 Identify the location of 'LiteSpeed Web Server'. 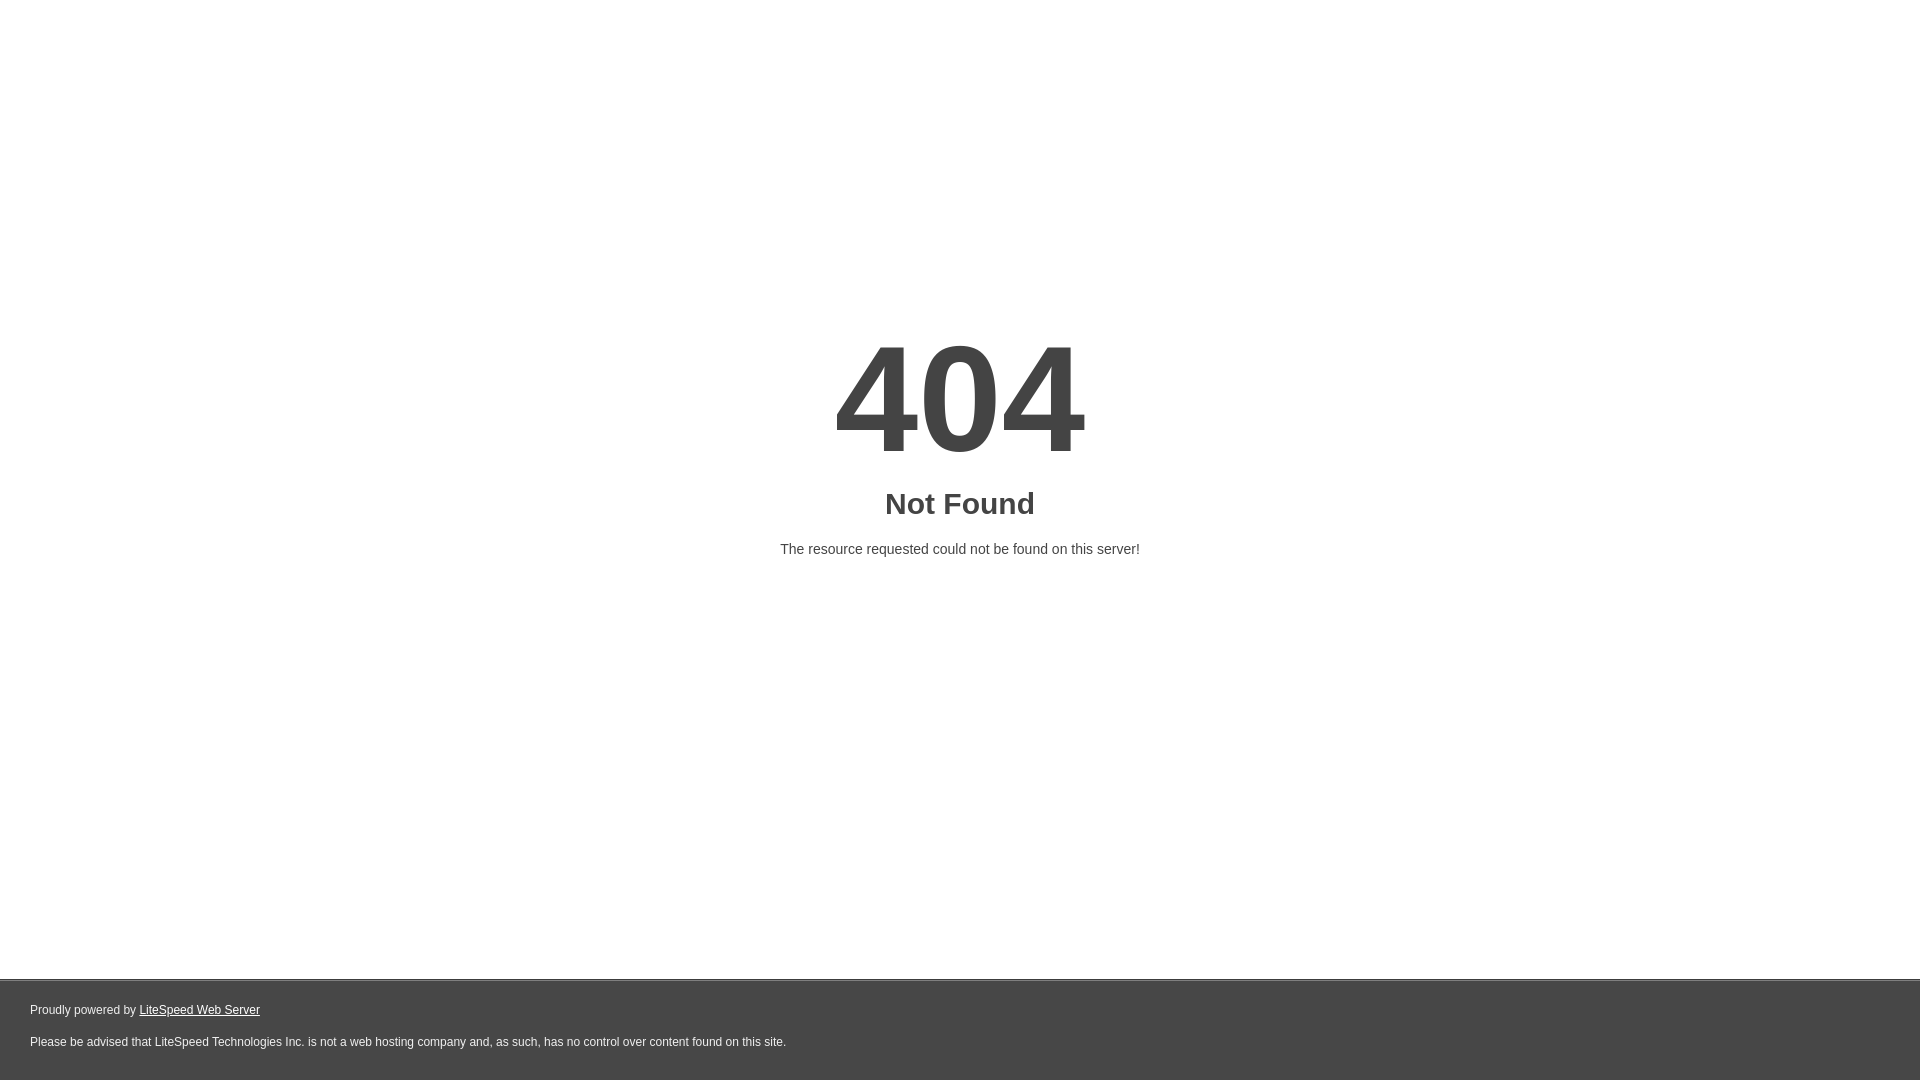
(199, 1010).